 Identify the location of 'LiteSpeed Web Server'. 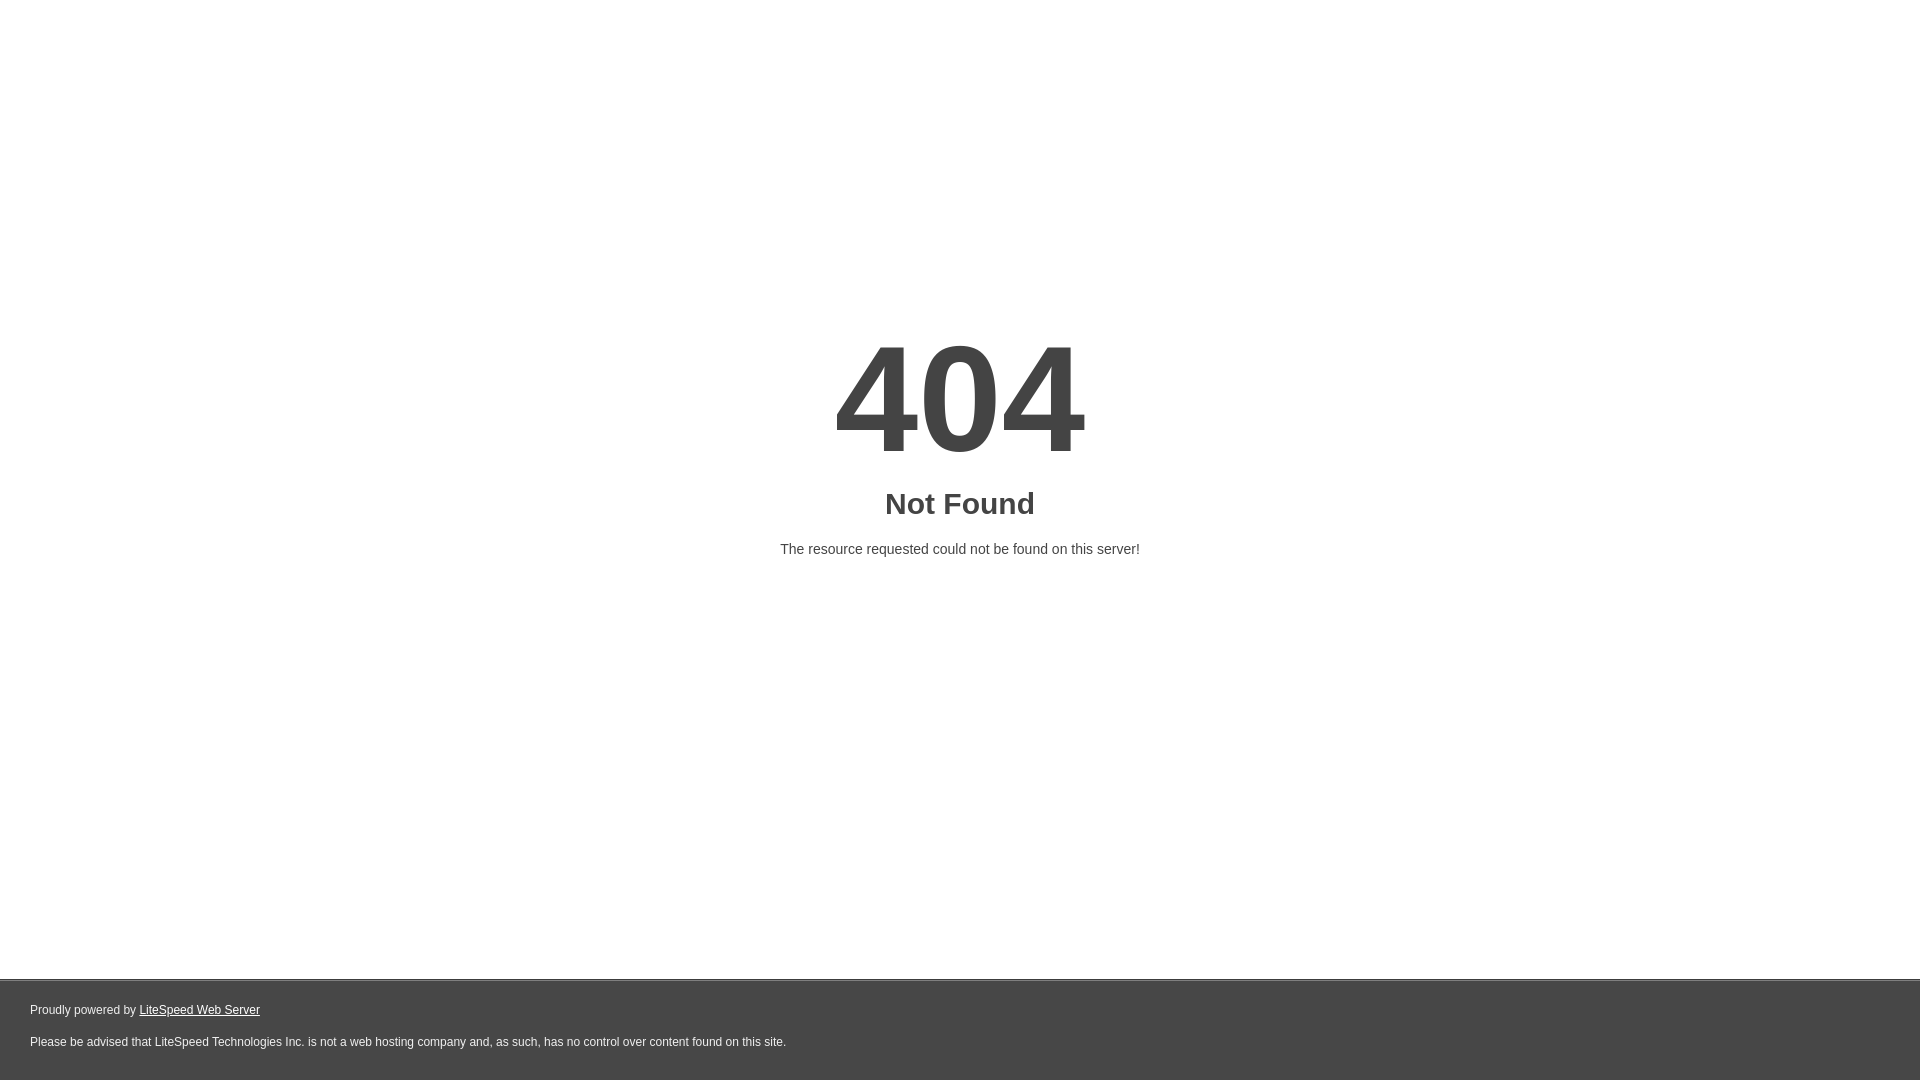
(199, 1010).